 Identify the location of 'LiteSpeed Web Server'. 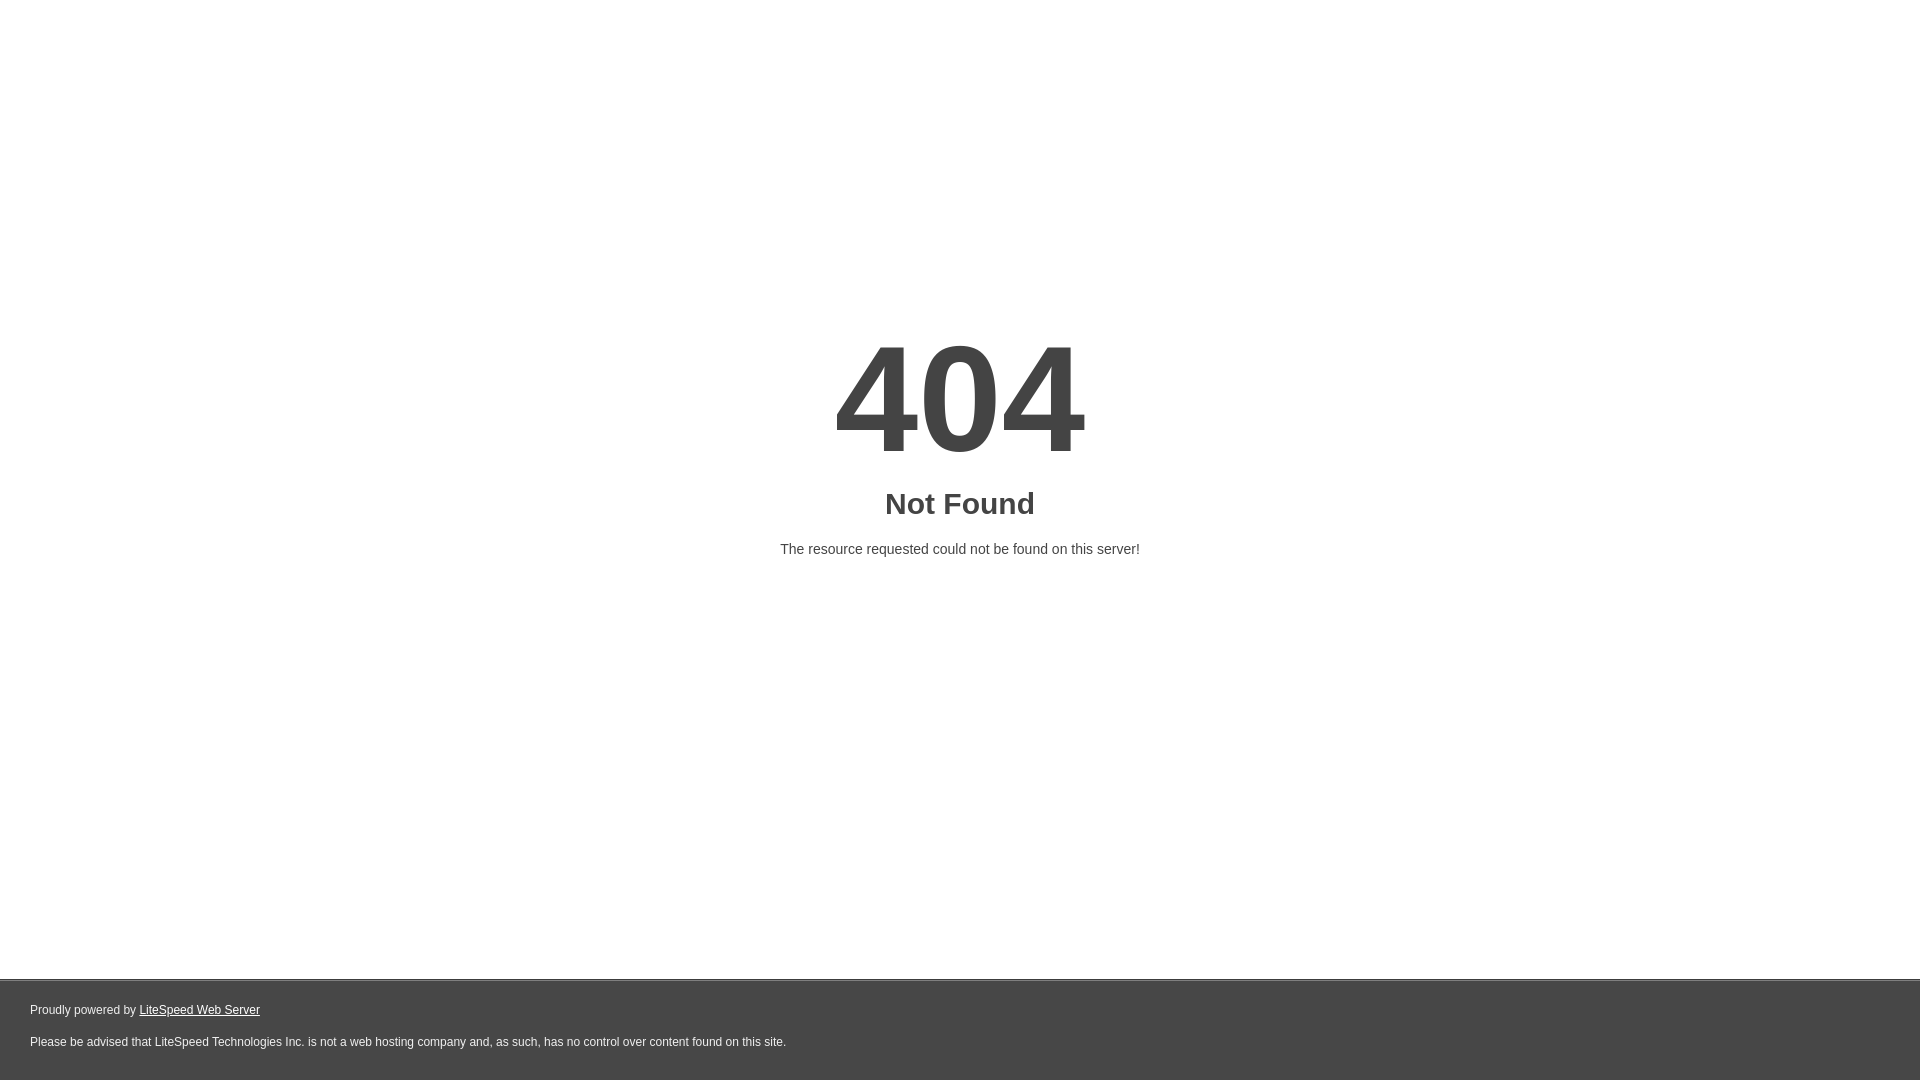
(199, 1010).